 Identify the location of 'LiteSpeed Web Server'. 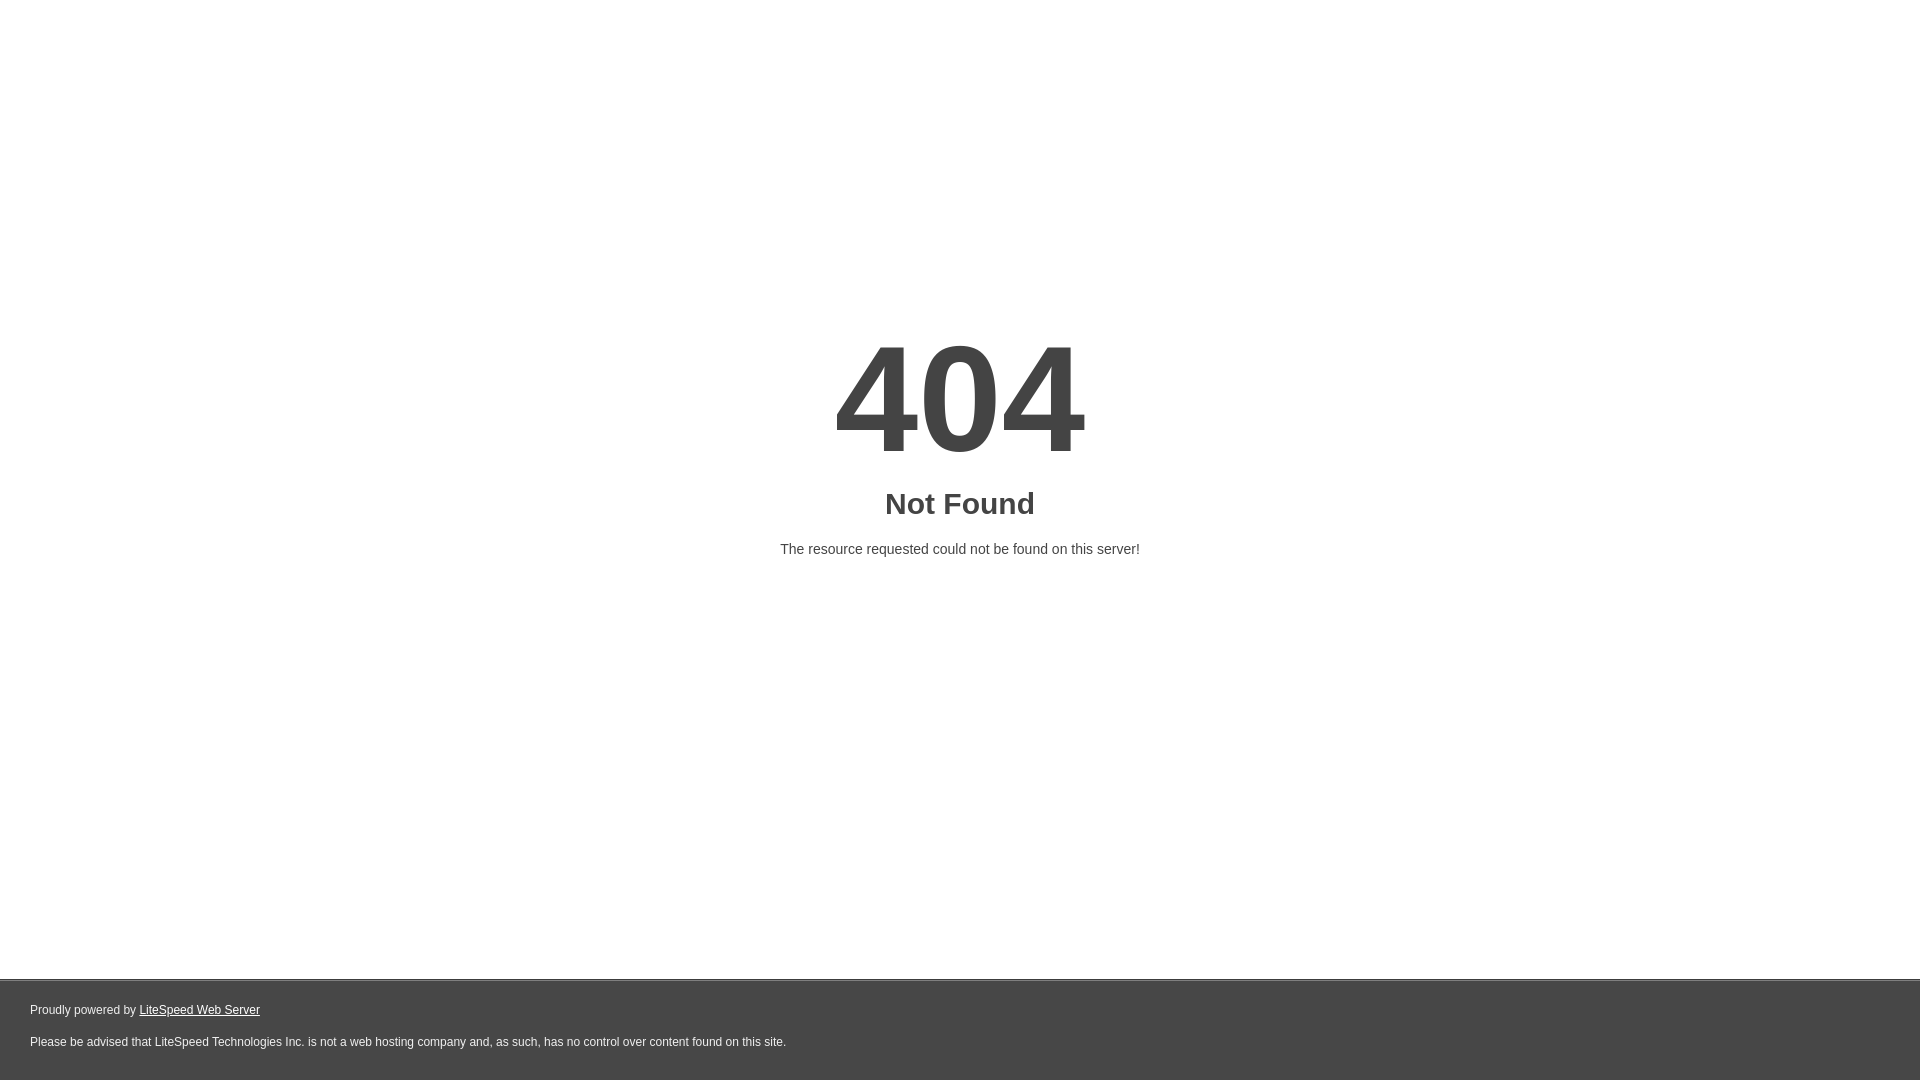
(199, 1010).